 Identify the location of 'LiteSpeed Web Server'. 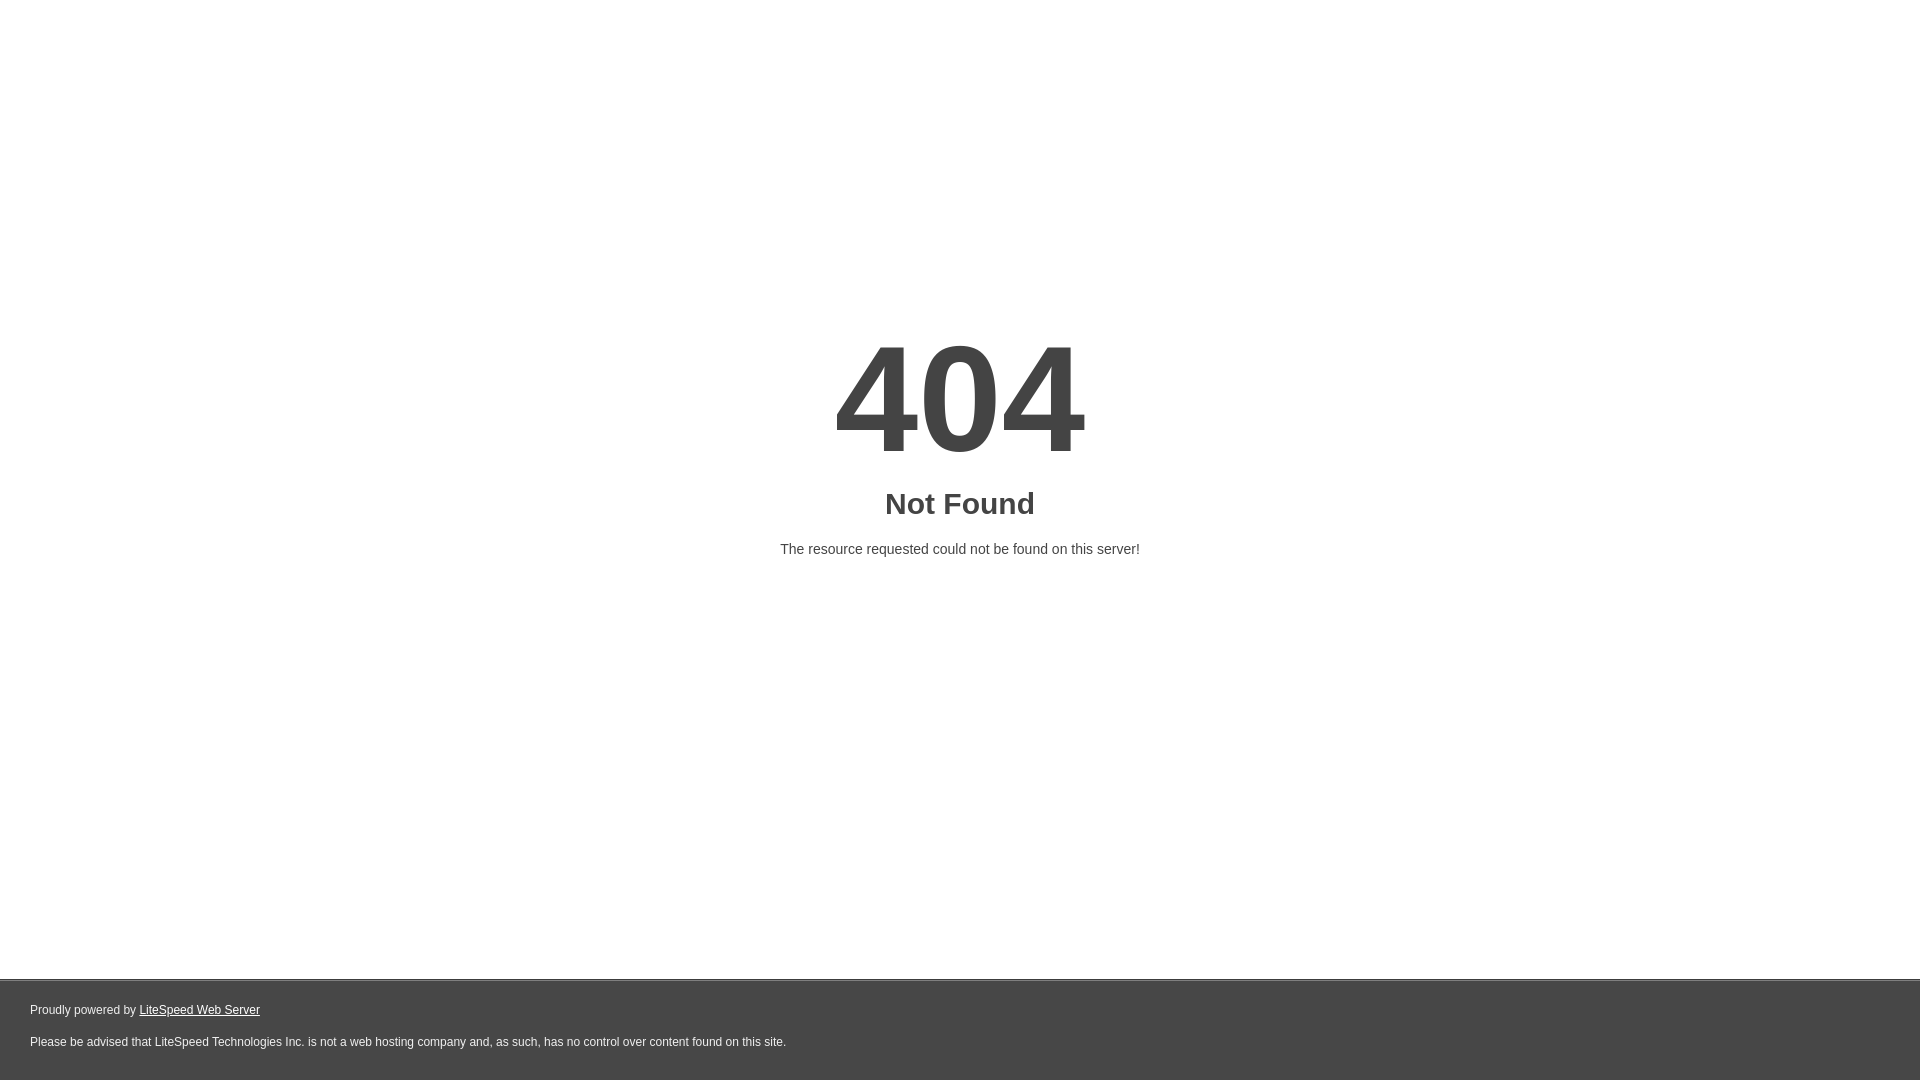
(199, 1010).